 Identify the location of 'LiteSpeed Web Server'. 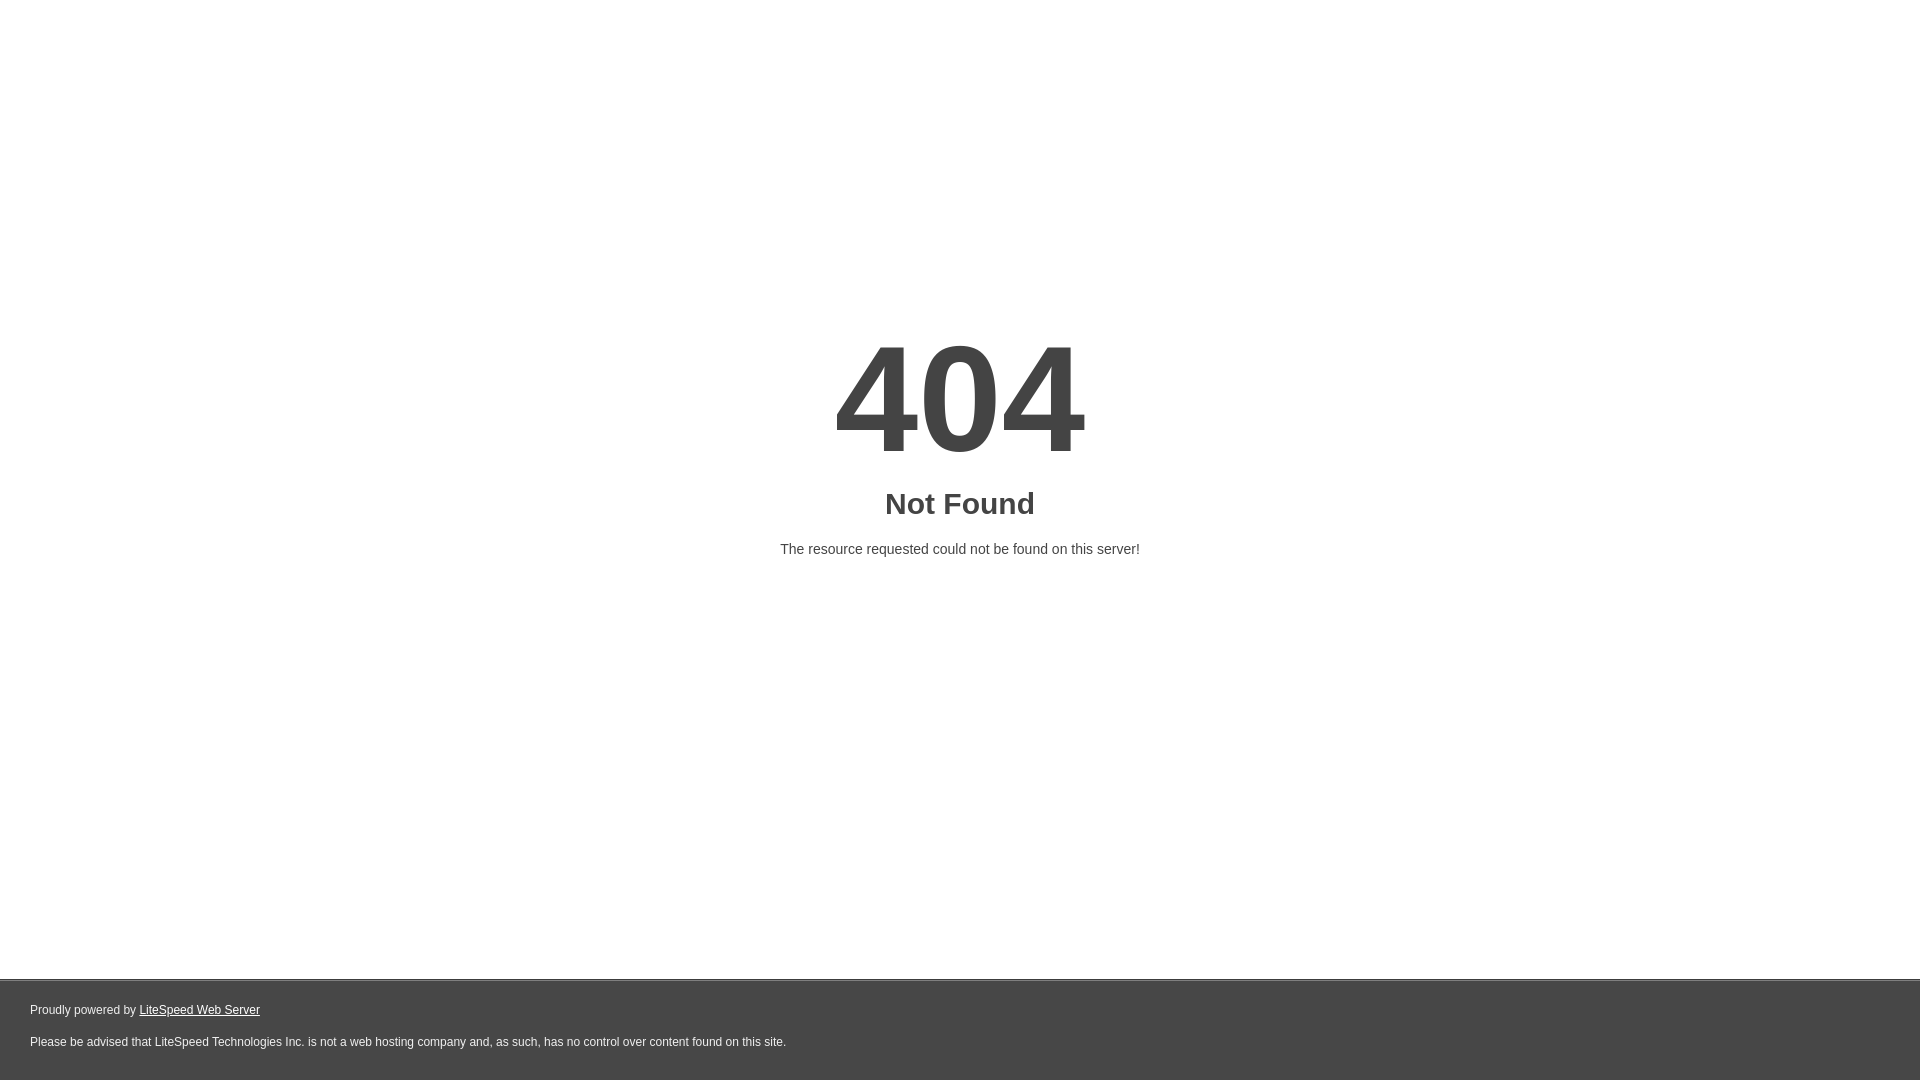
(199, 1010).